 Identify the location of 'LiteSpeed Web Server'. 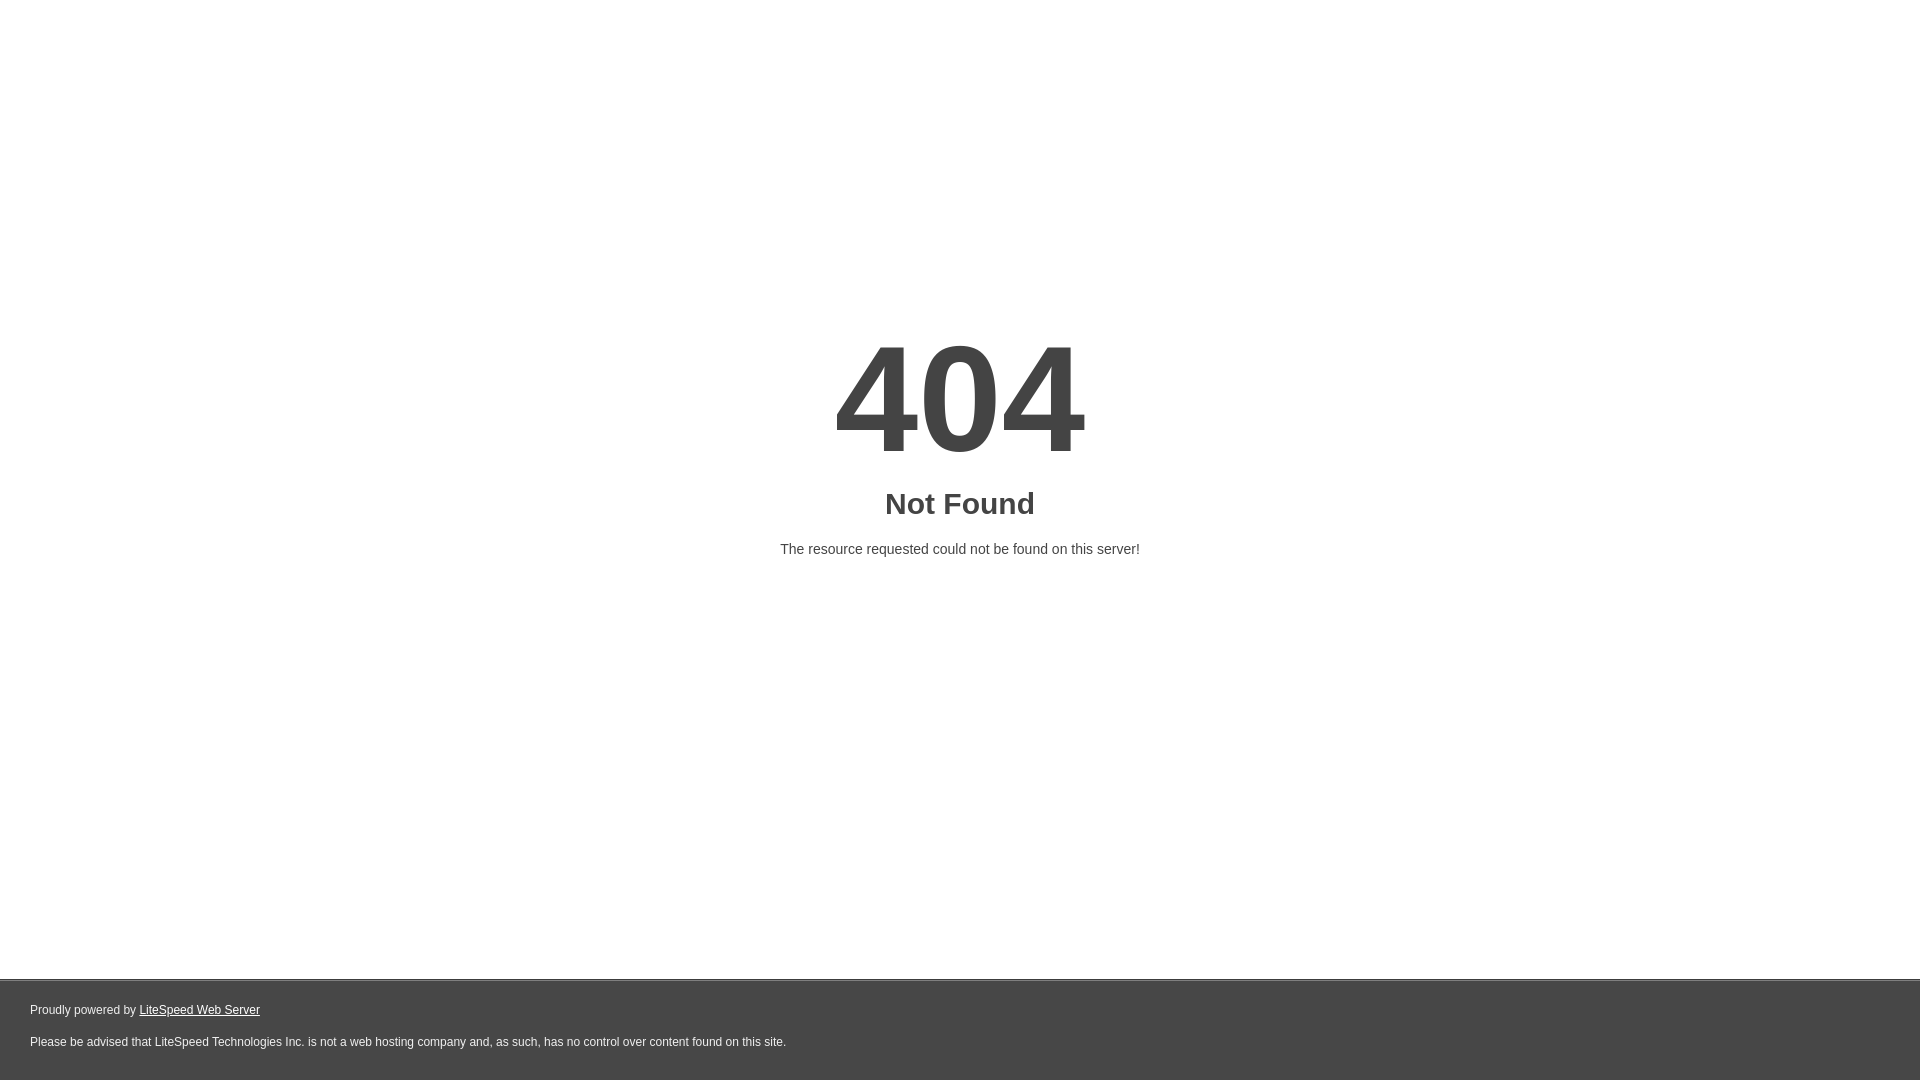
(199, 1010).